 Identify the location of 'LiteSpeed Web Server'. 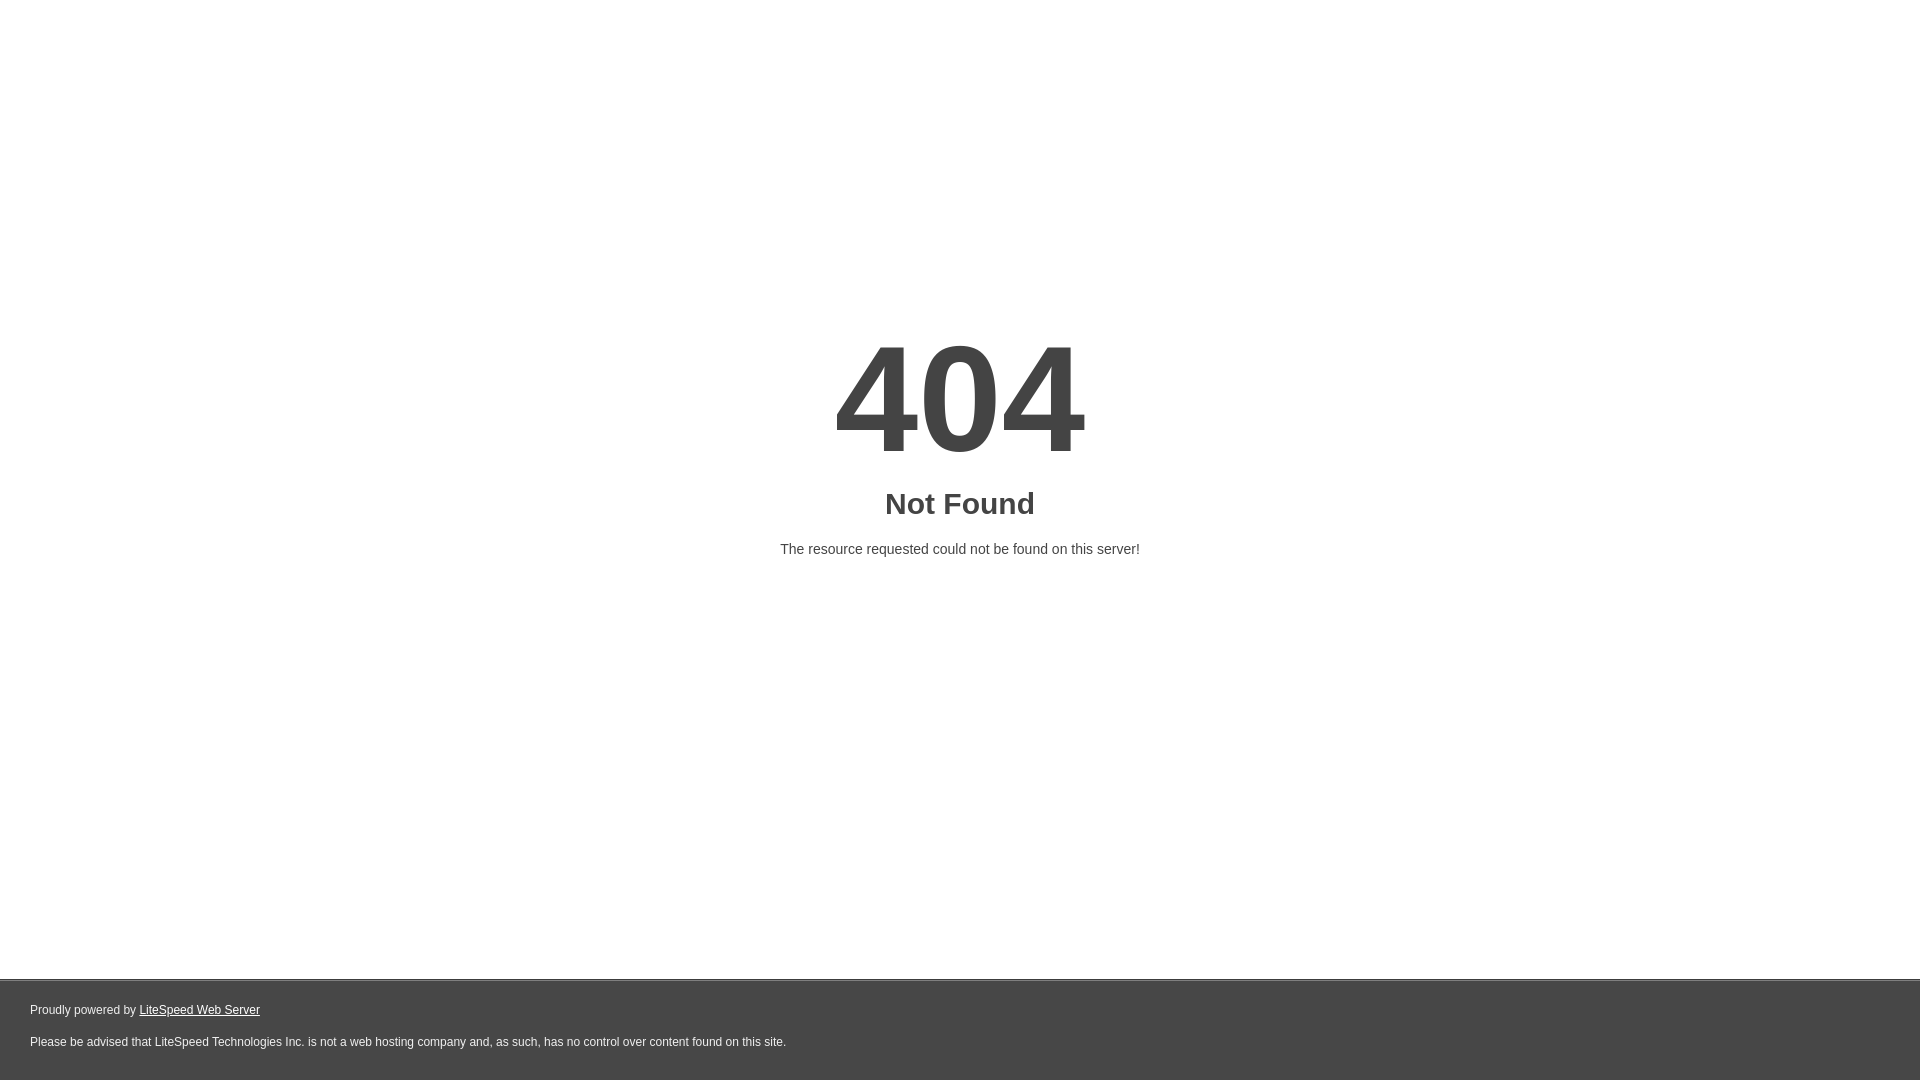
(199, 1010).